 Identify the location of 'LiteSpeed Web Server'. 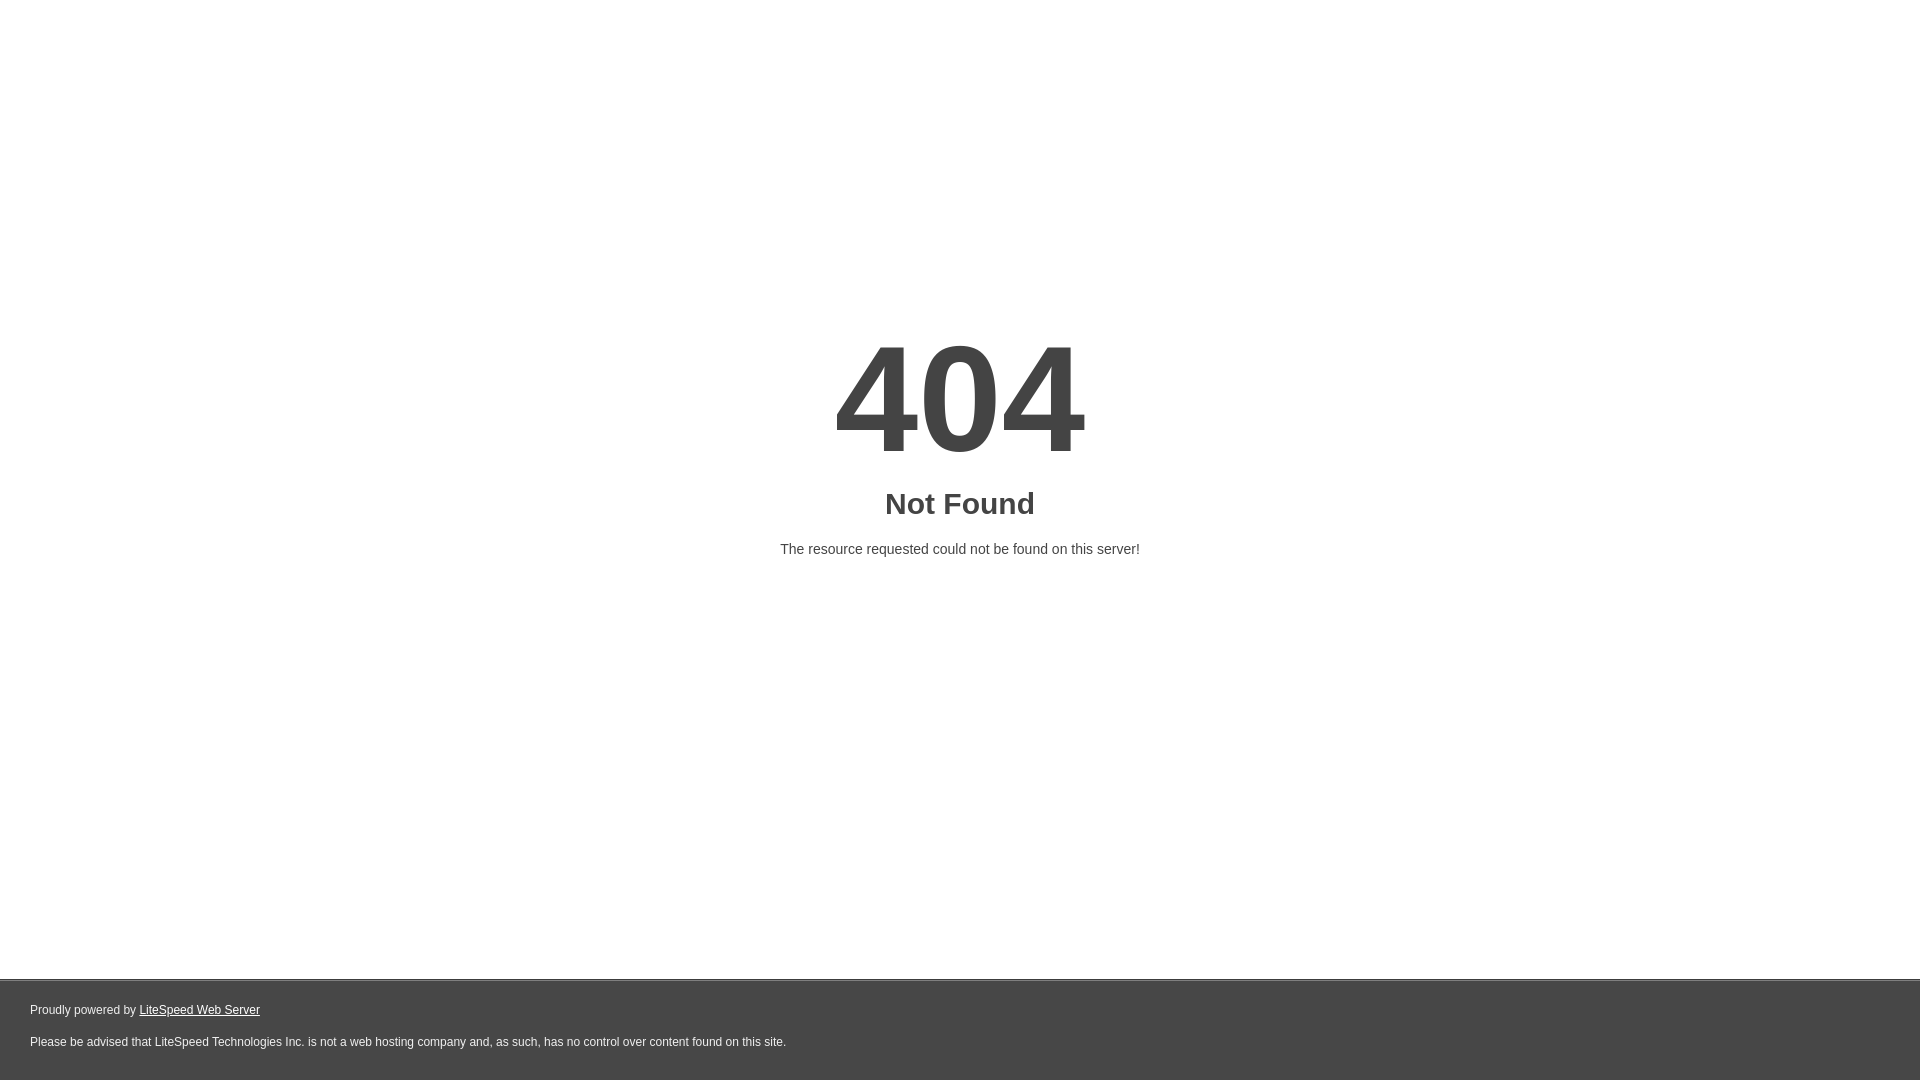
(199, 1010).